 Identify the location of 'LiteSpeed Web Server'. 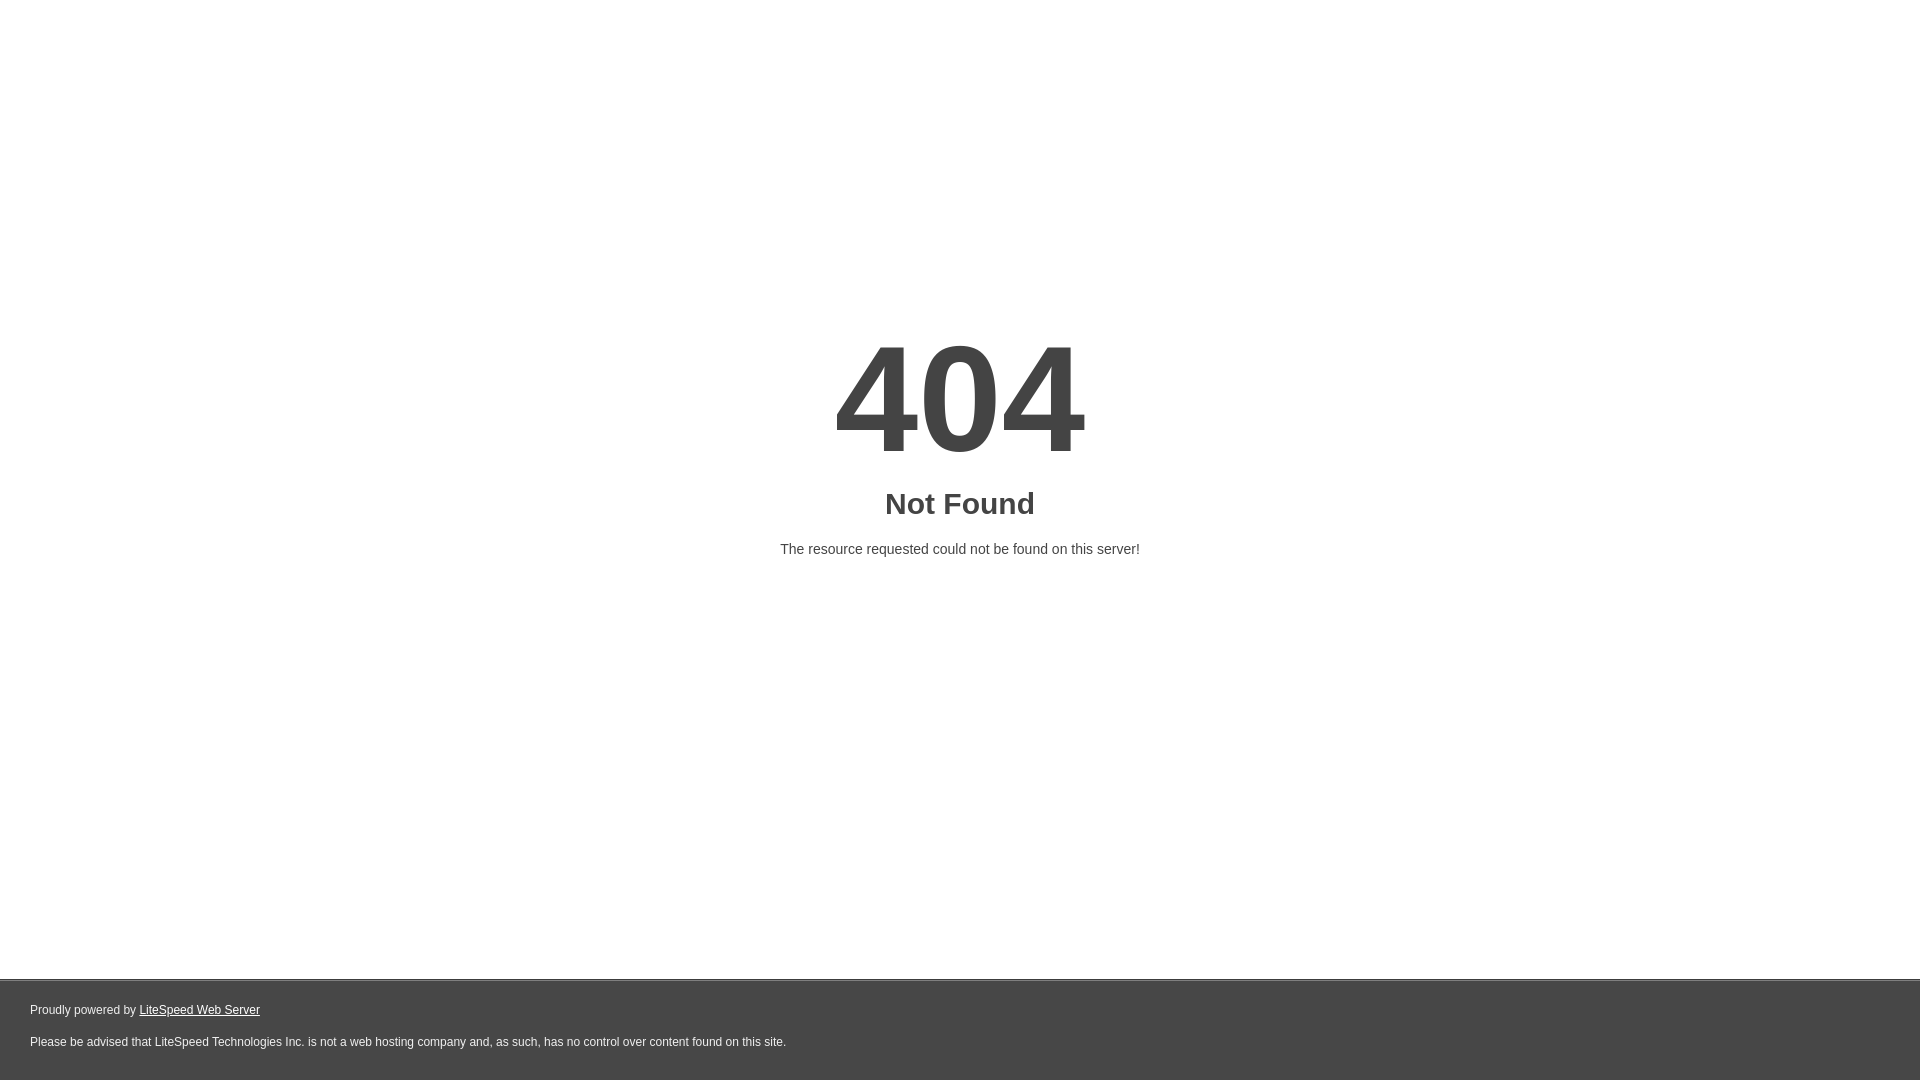
(199, 1010).